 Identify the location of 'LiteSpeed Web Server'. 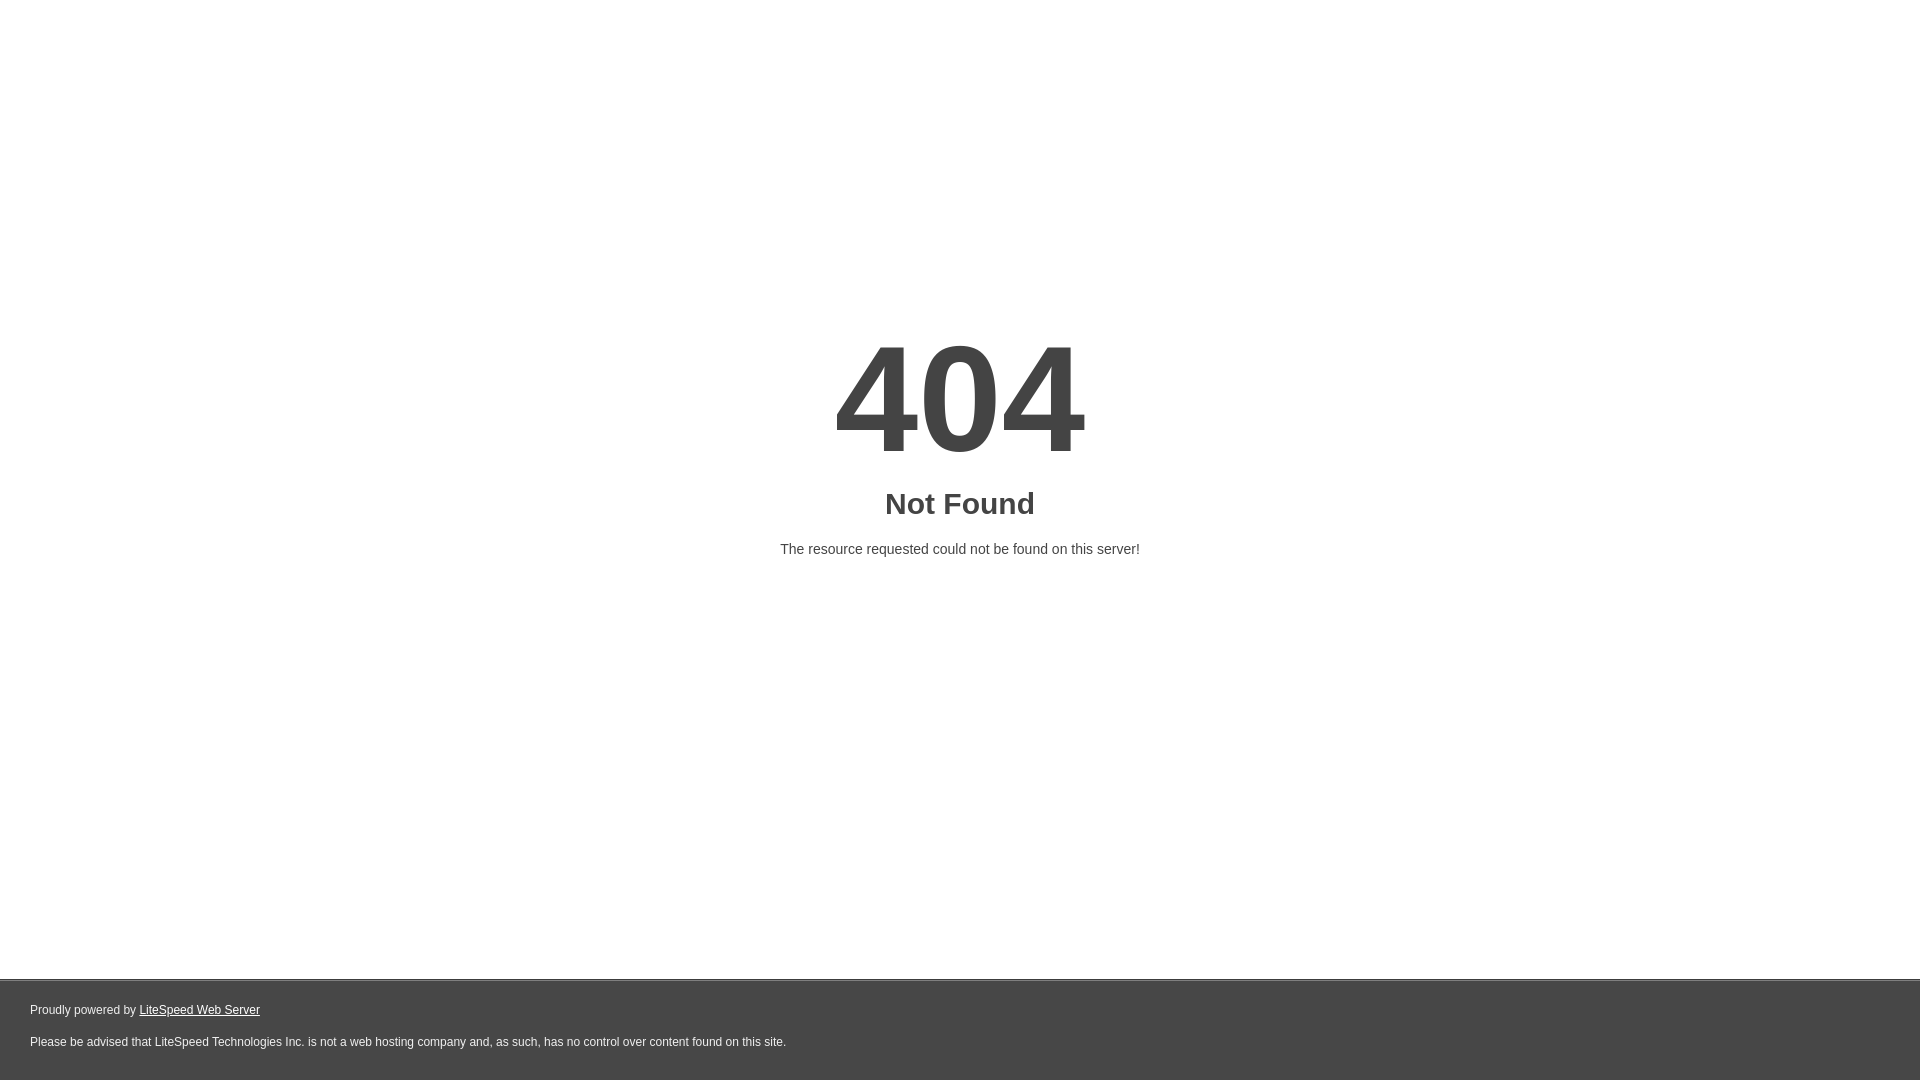
(199, 1010).